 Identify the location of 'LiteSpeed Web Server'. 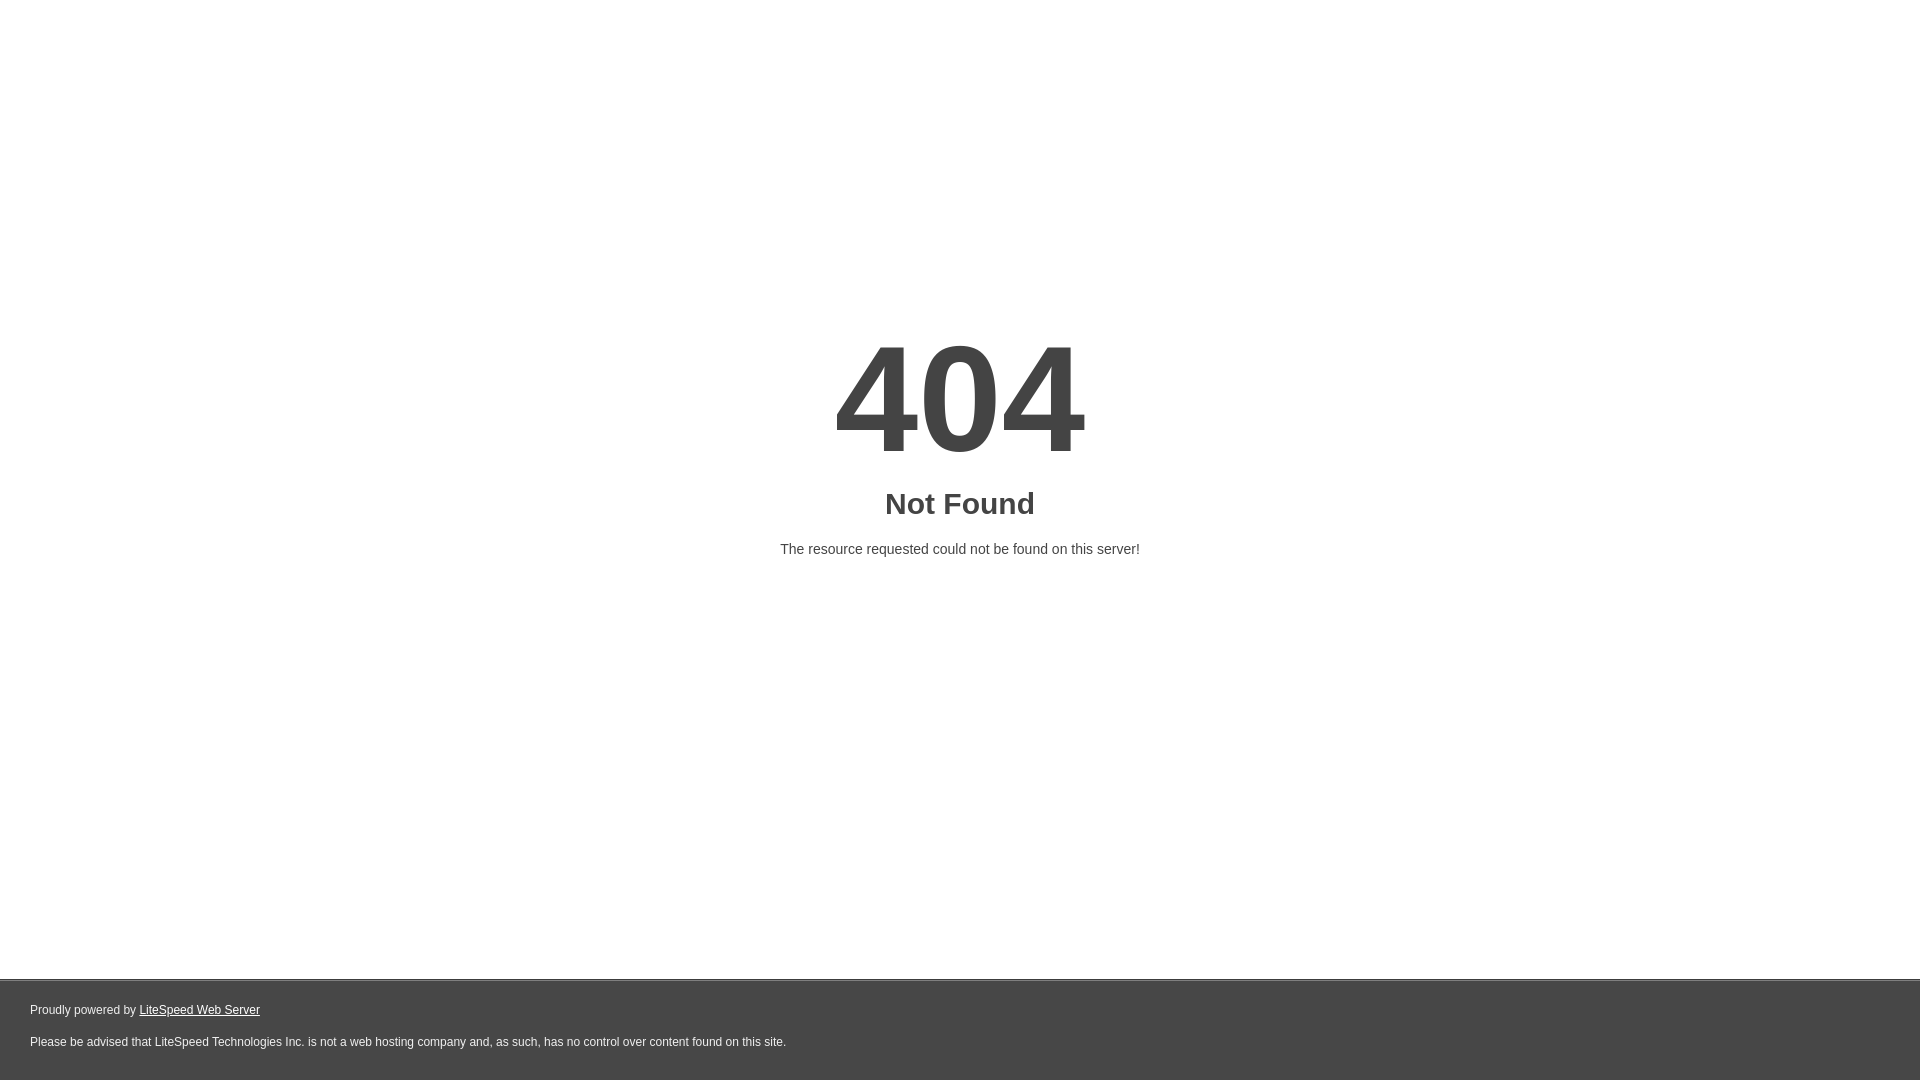
(199, 1010).